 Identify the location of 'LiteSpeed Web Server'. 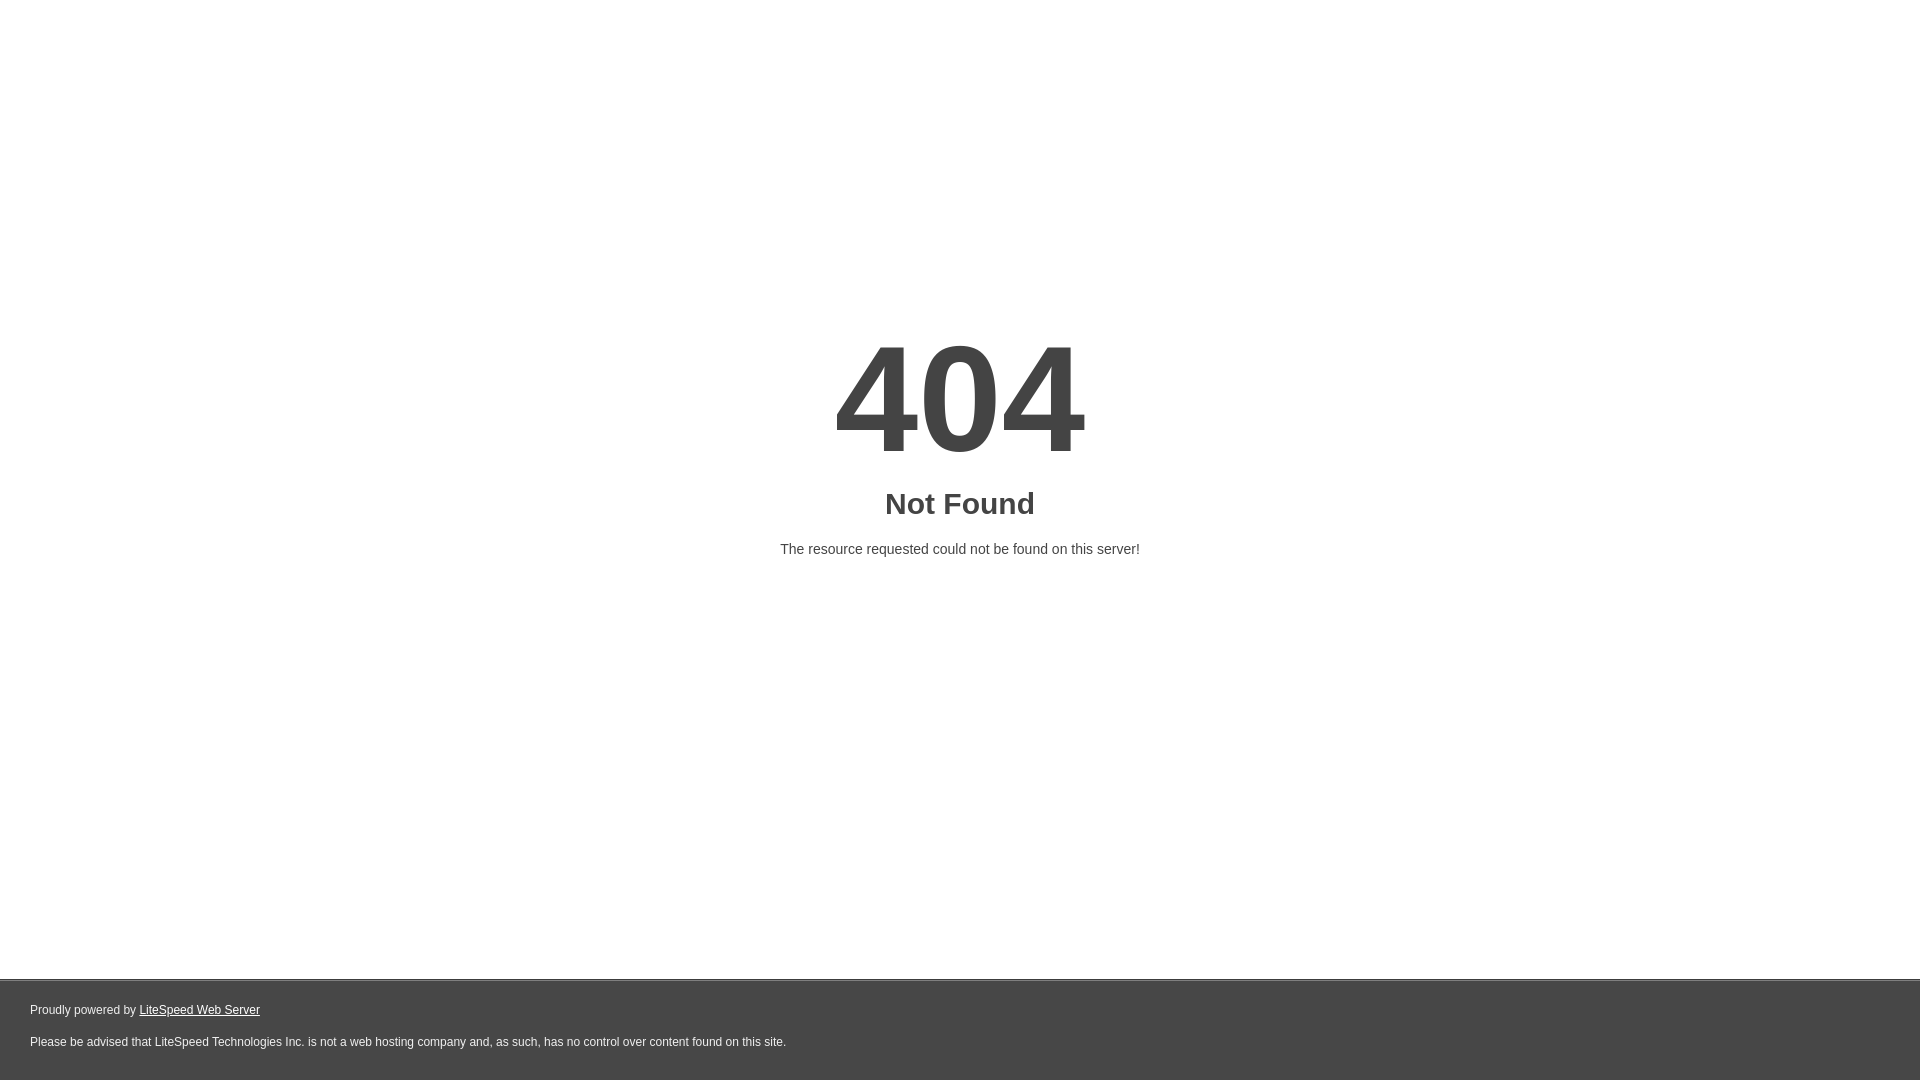
(199, 1010).